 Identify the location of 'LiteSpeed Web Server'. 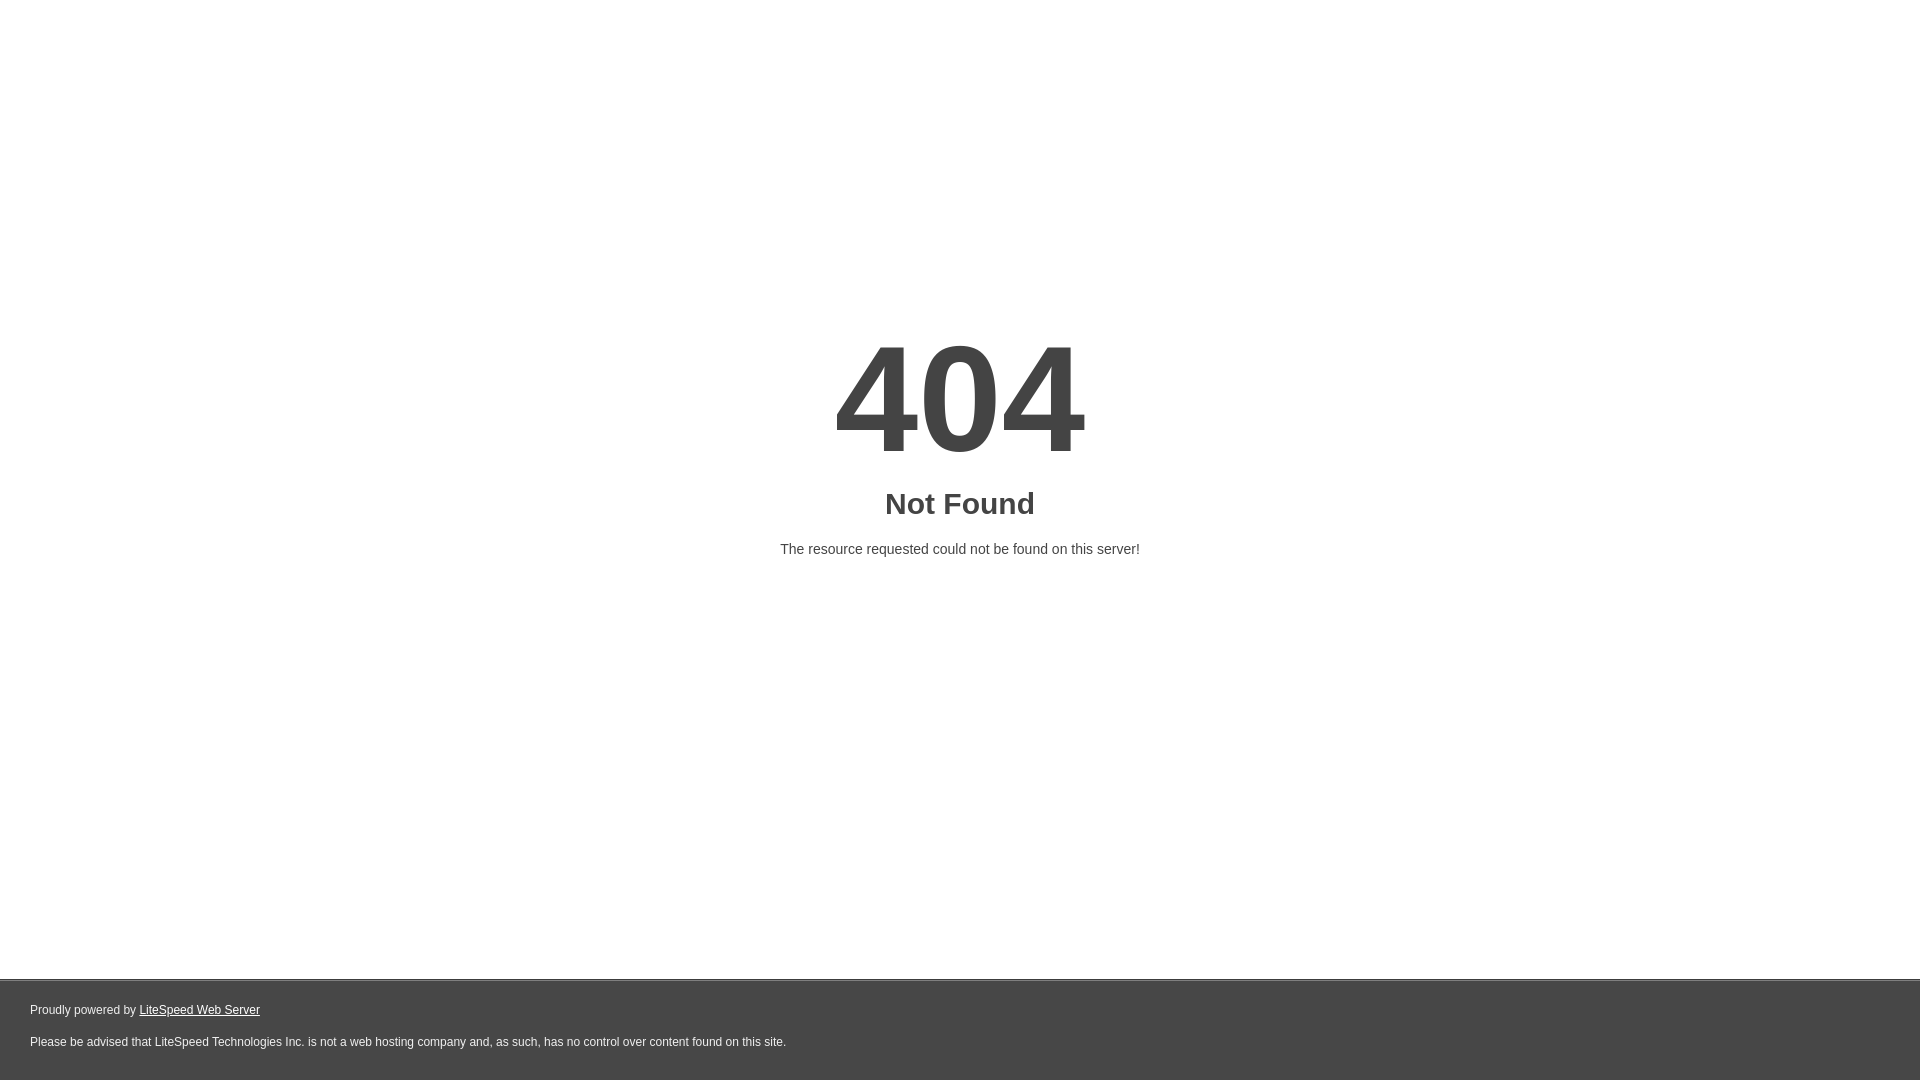
(199, 1010).